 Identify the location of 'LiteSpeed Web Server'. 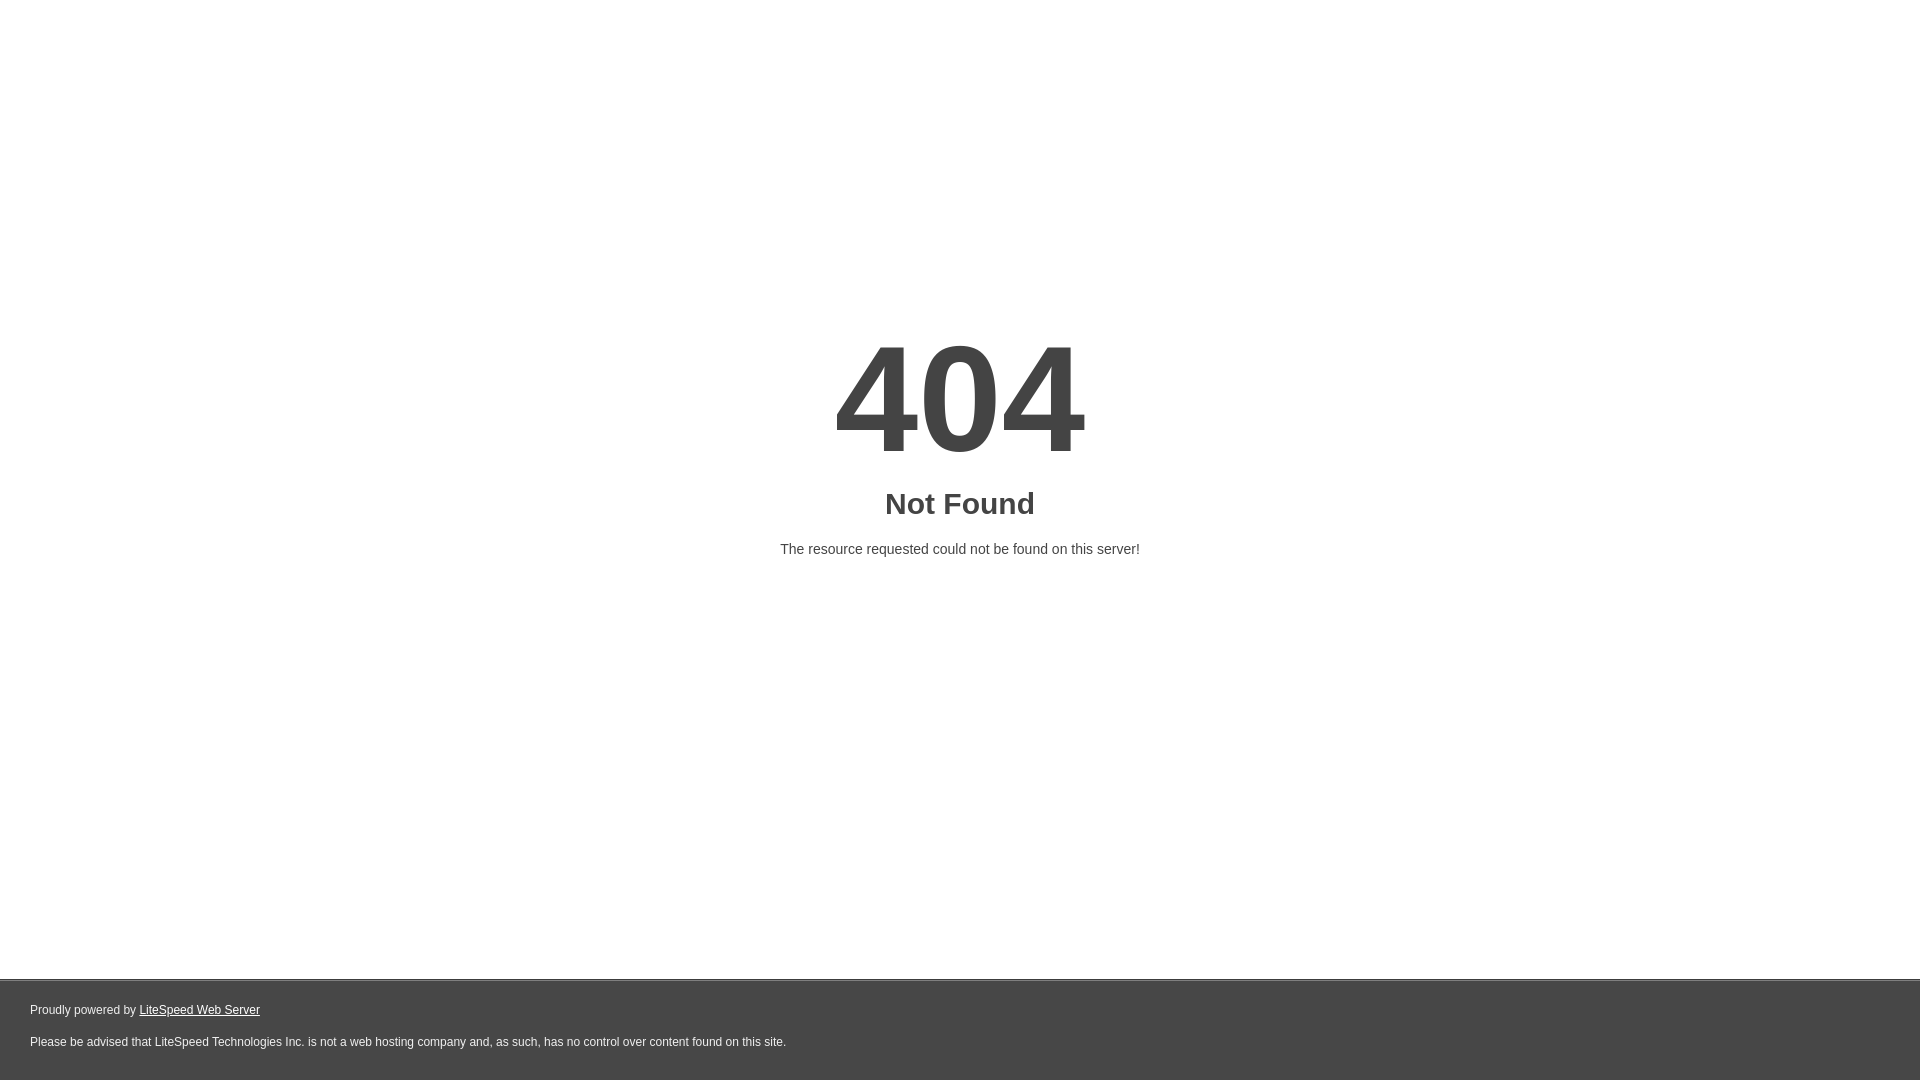
(199, 1010).